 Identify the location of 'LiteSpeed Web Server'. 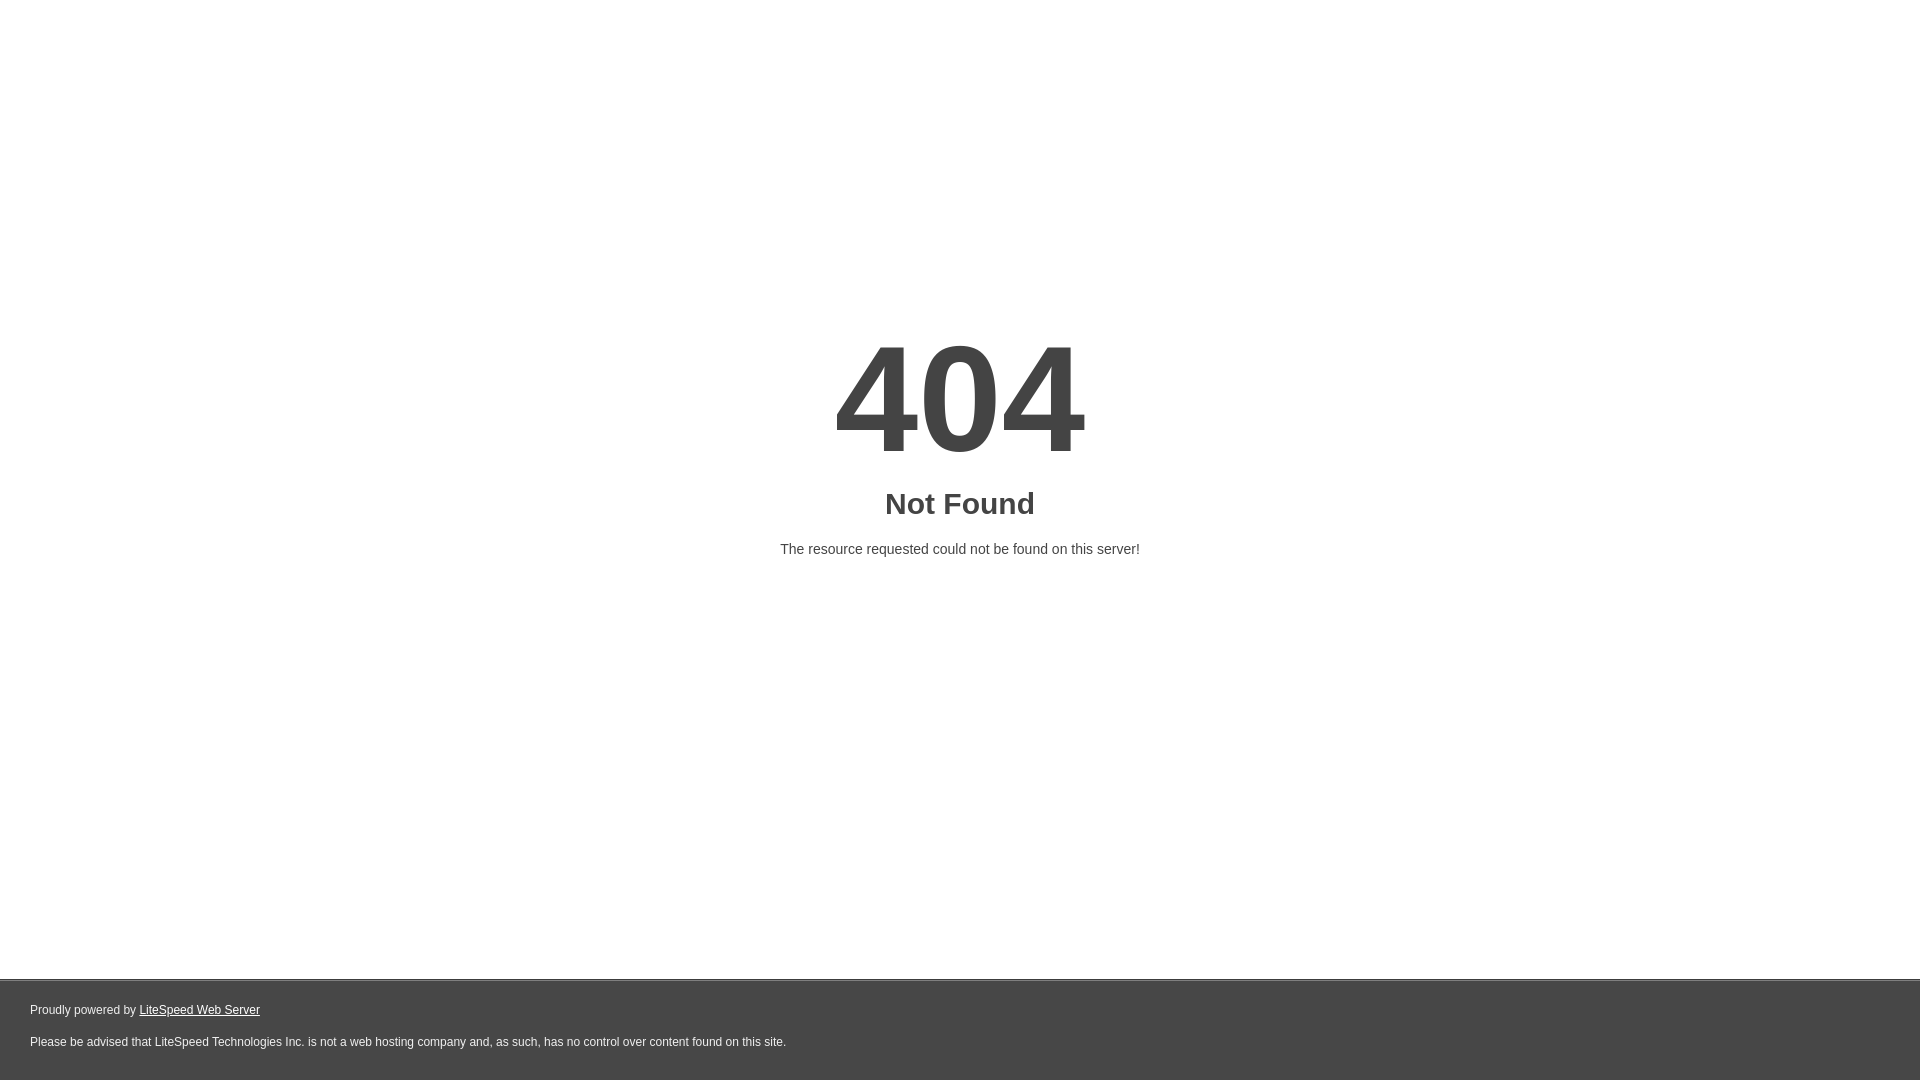
(199, 1010).